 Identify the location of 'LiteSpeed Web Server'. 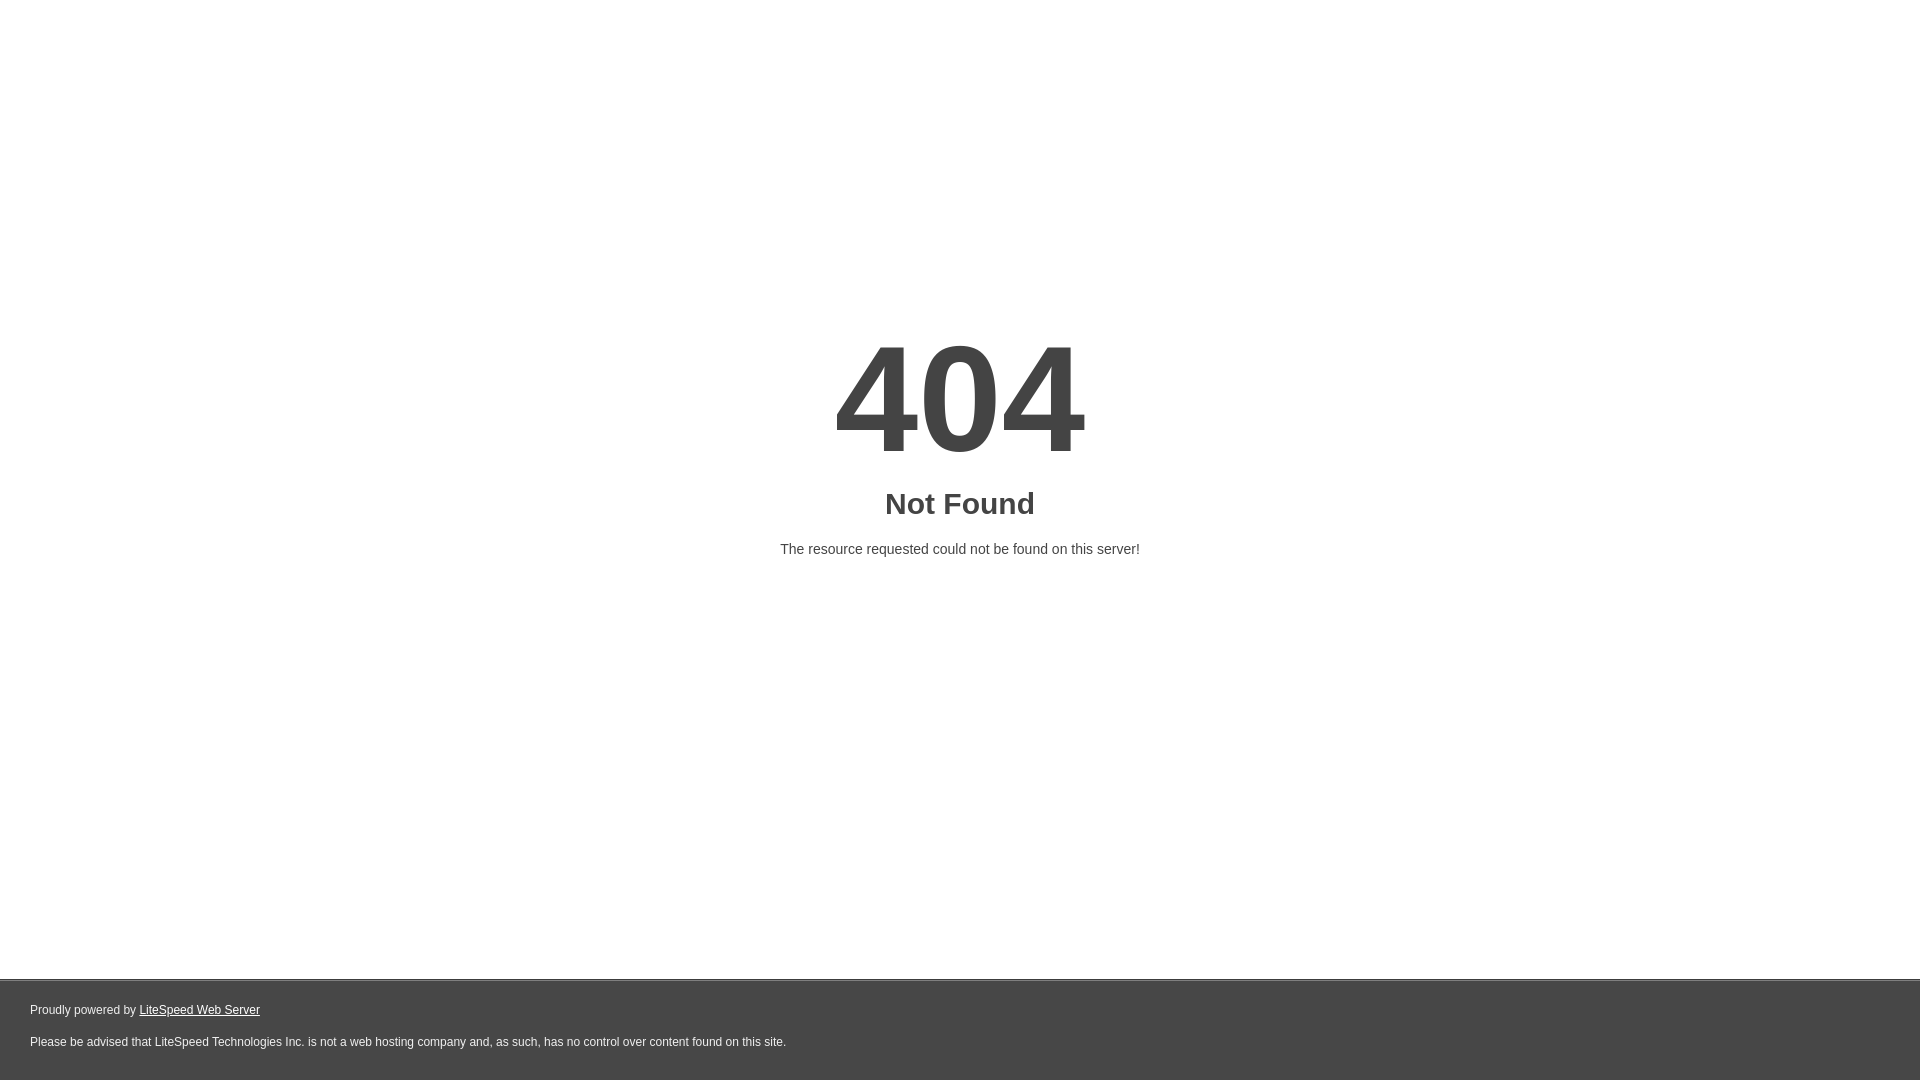
(199, 1010).